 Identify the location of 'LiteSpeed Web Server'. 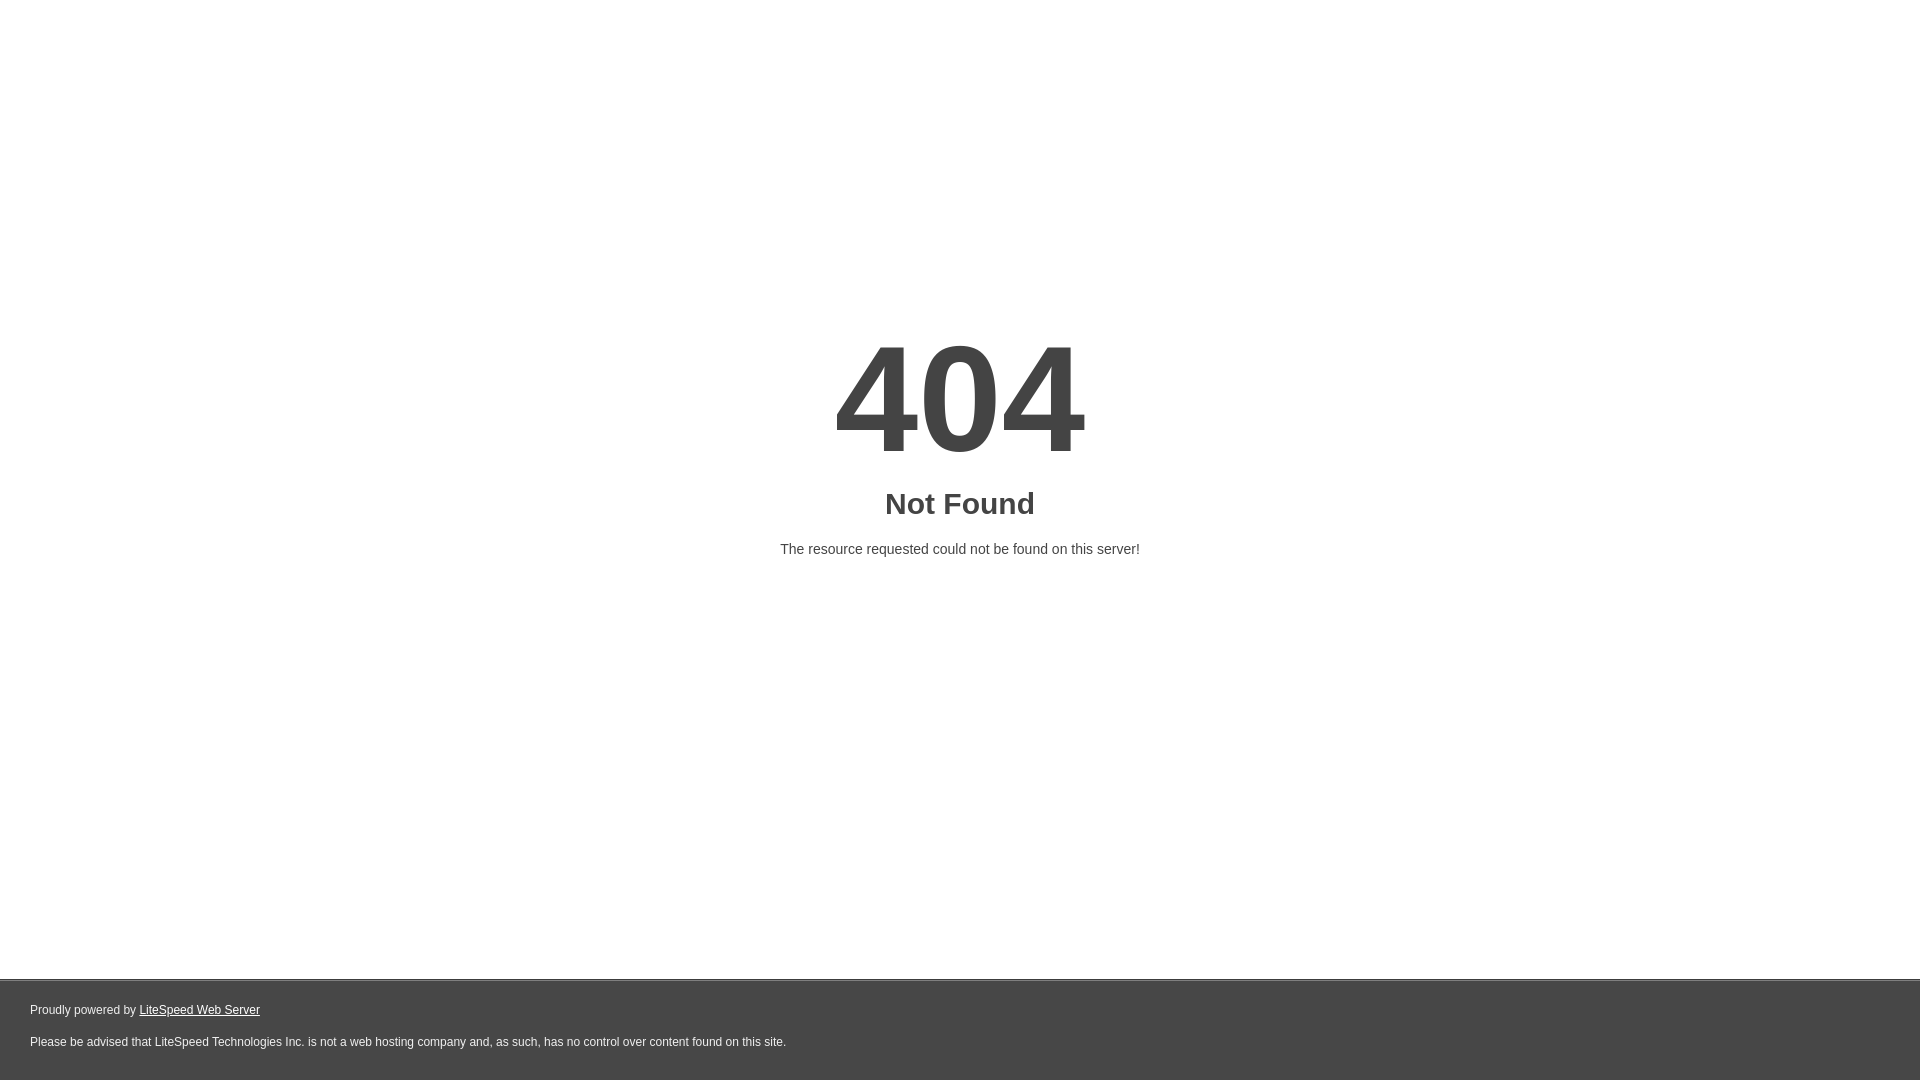
(199, 1010).